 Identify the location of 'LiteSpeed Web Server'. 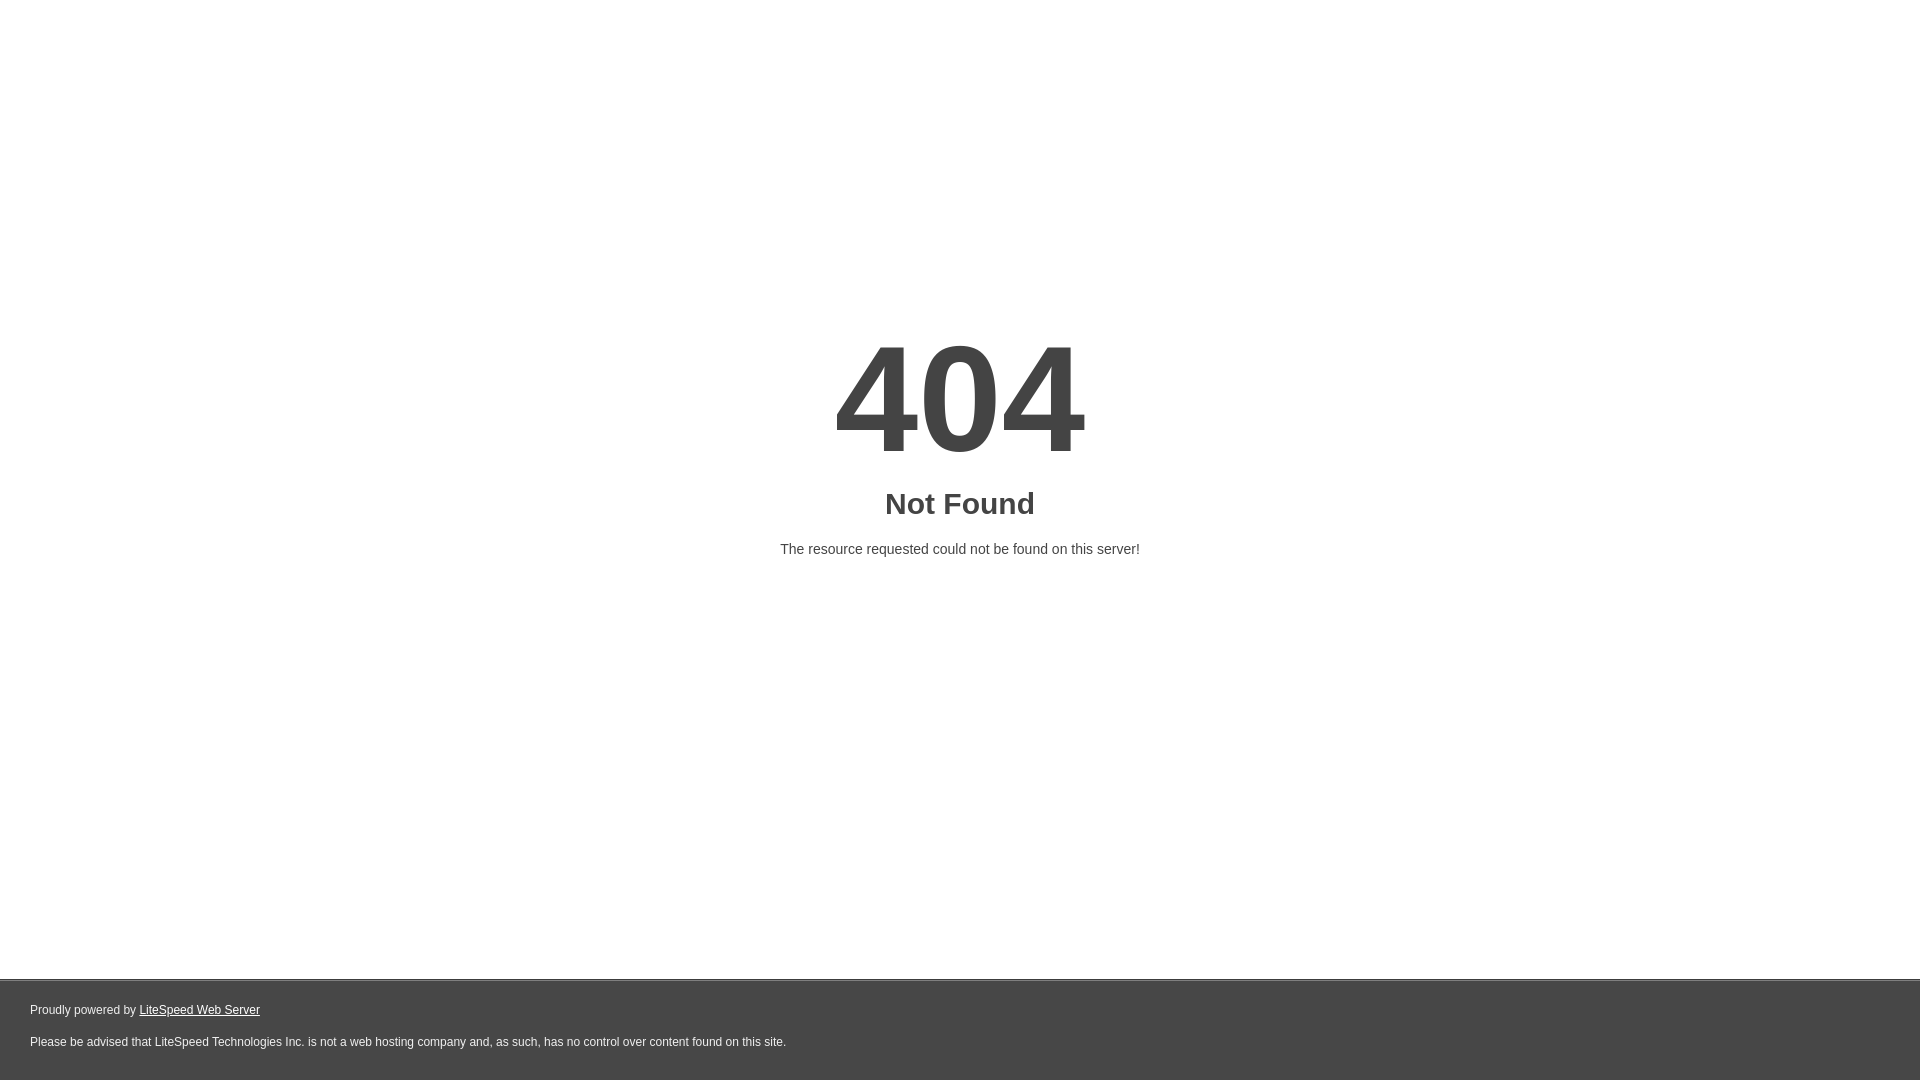
(199, 1010).